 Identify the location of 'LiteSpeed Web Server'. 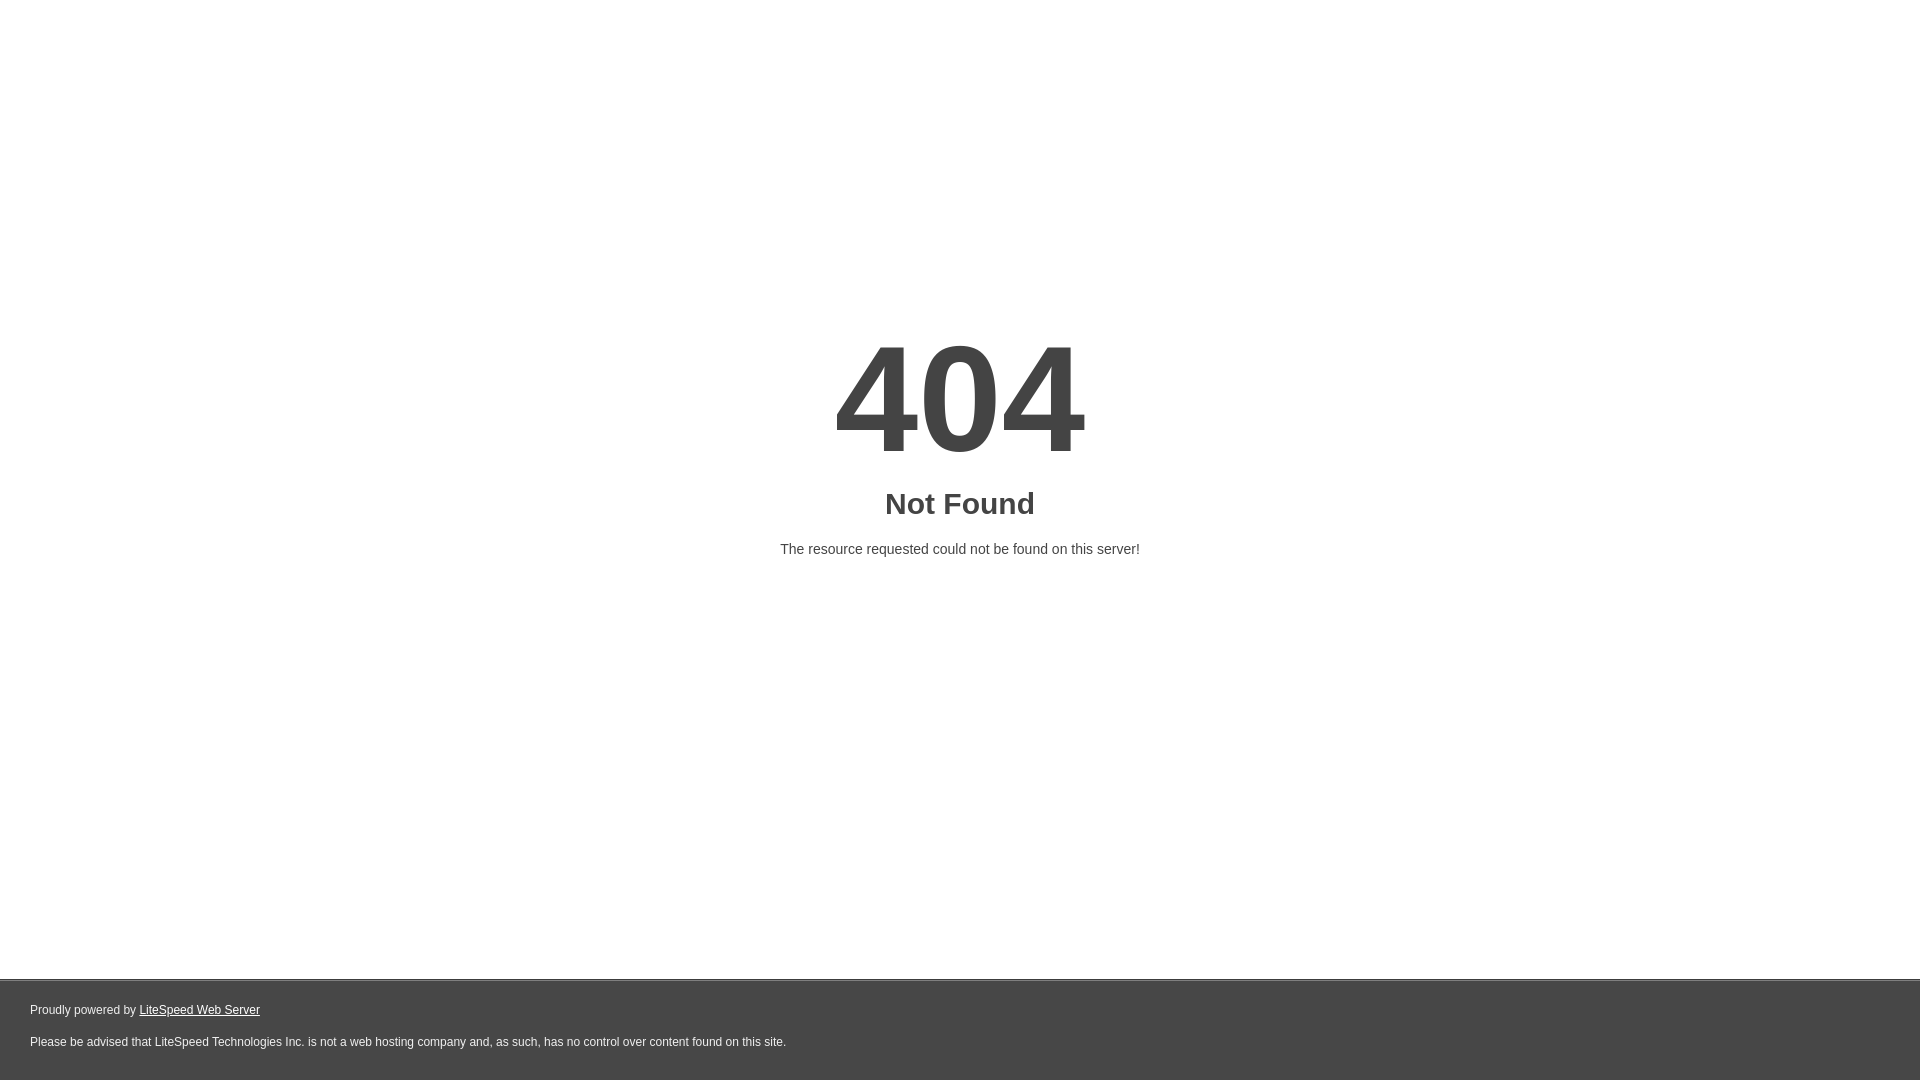
(199, 1010).